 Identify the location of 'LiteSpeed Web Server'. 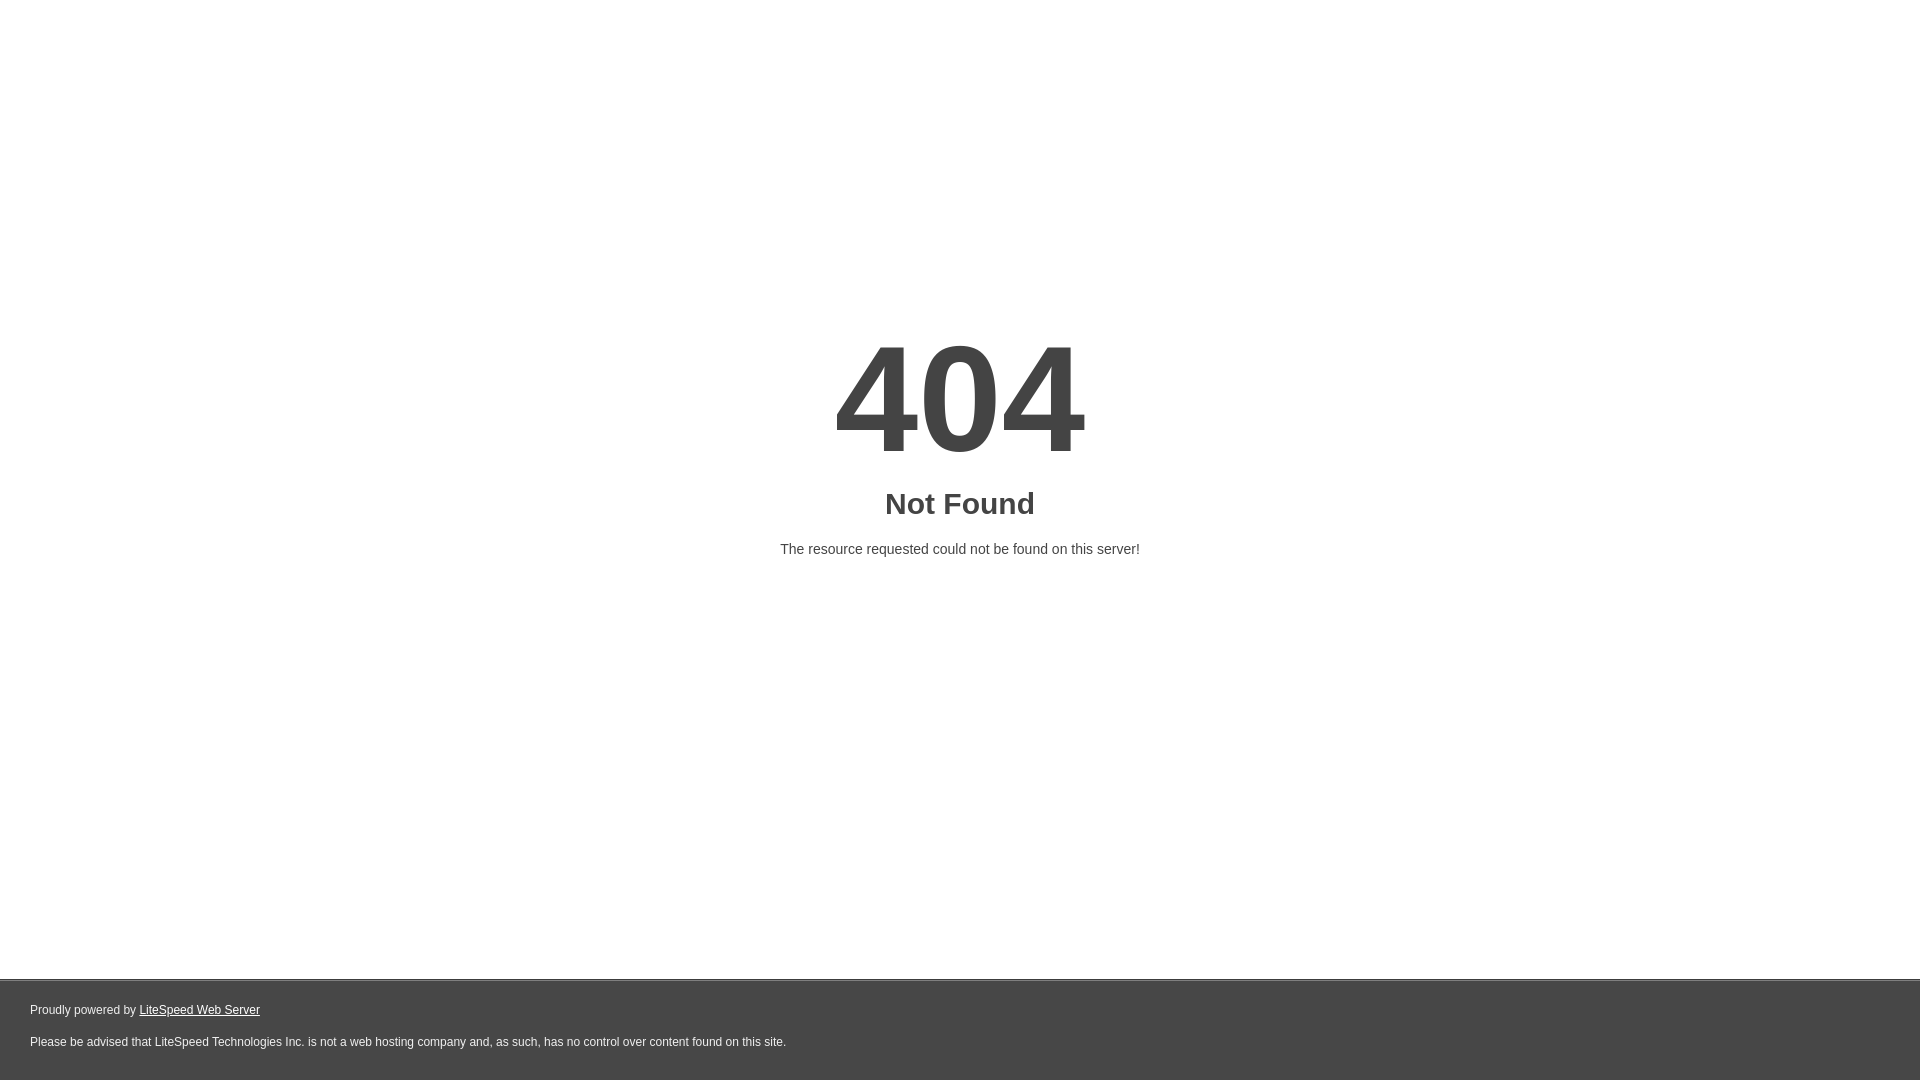
(199, 1010).